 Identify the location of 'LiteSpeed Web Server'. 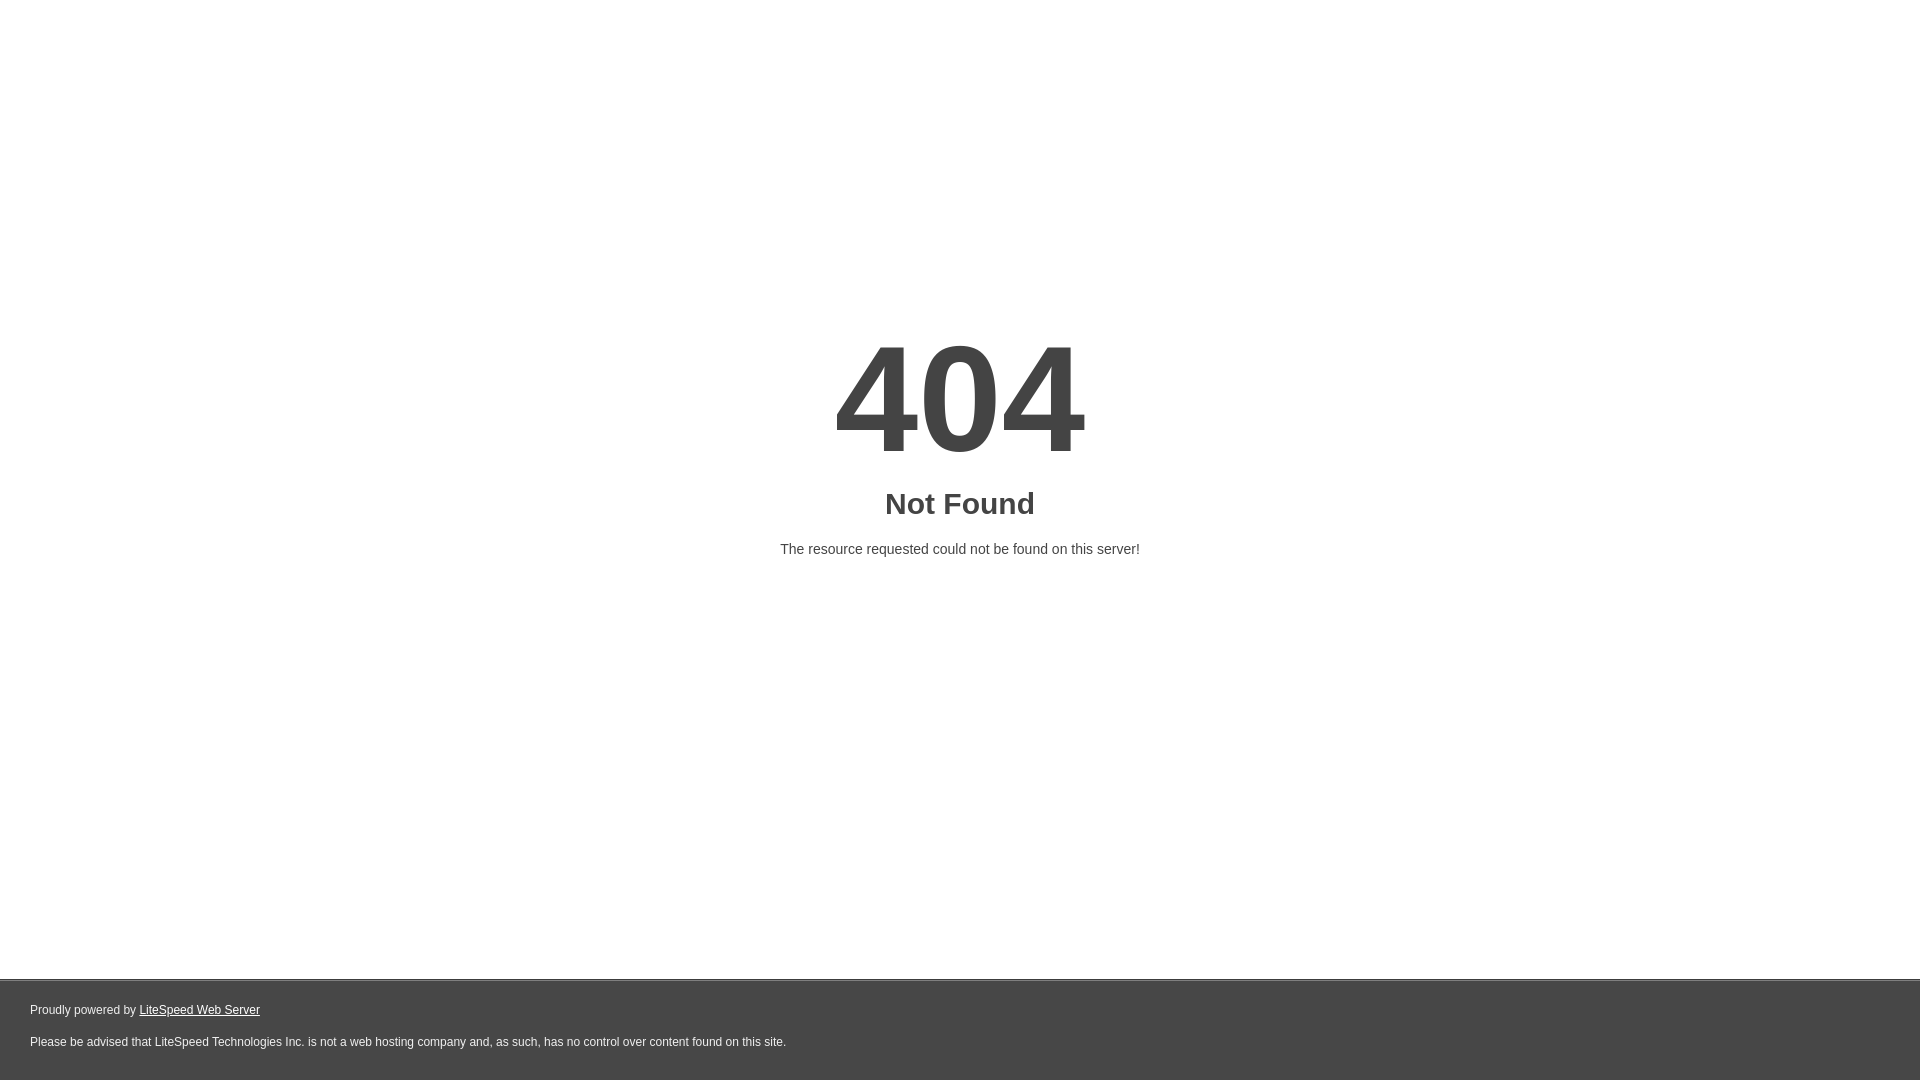
(199, 1010).